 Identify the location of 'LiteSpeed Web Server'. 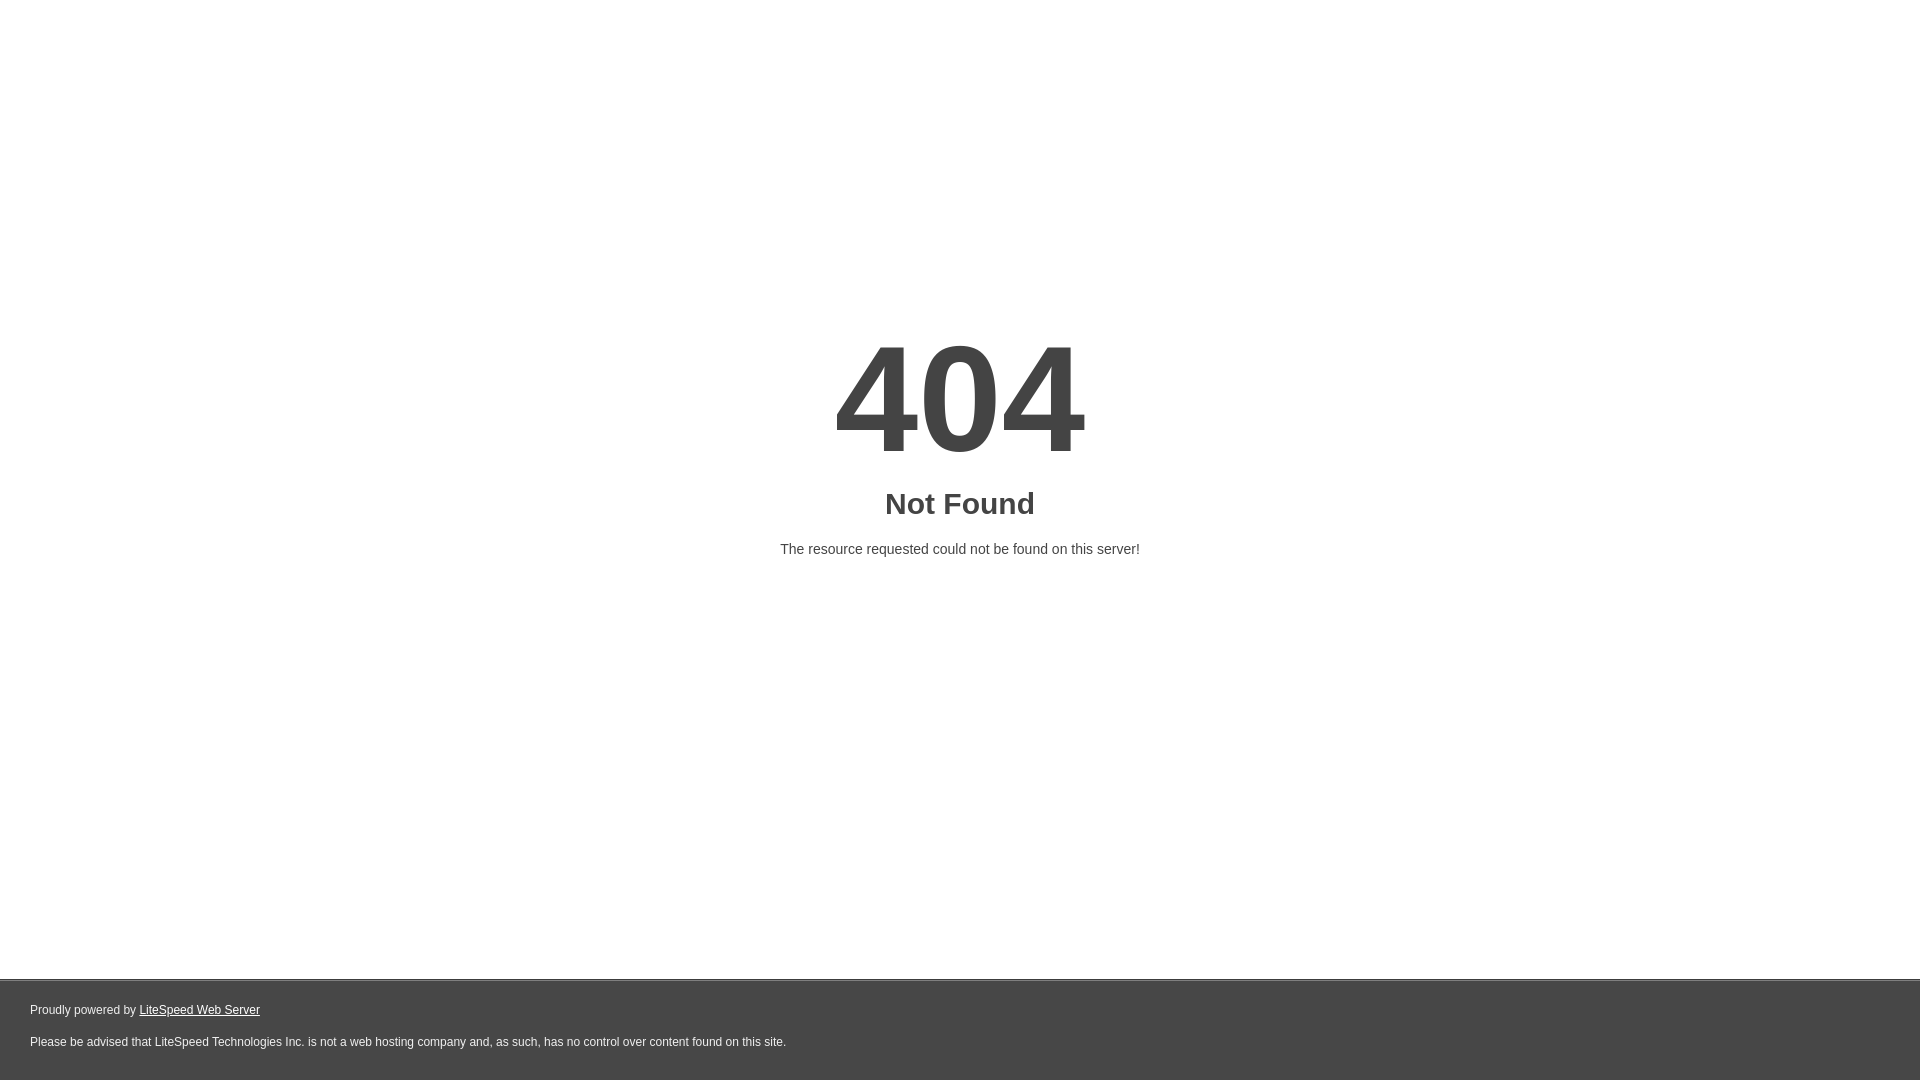
(199, 1010).